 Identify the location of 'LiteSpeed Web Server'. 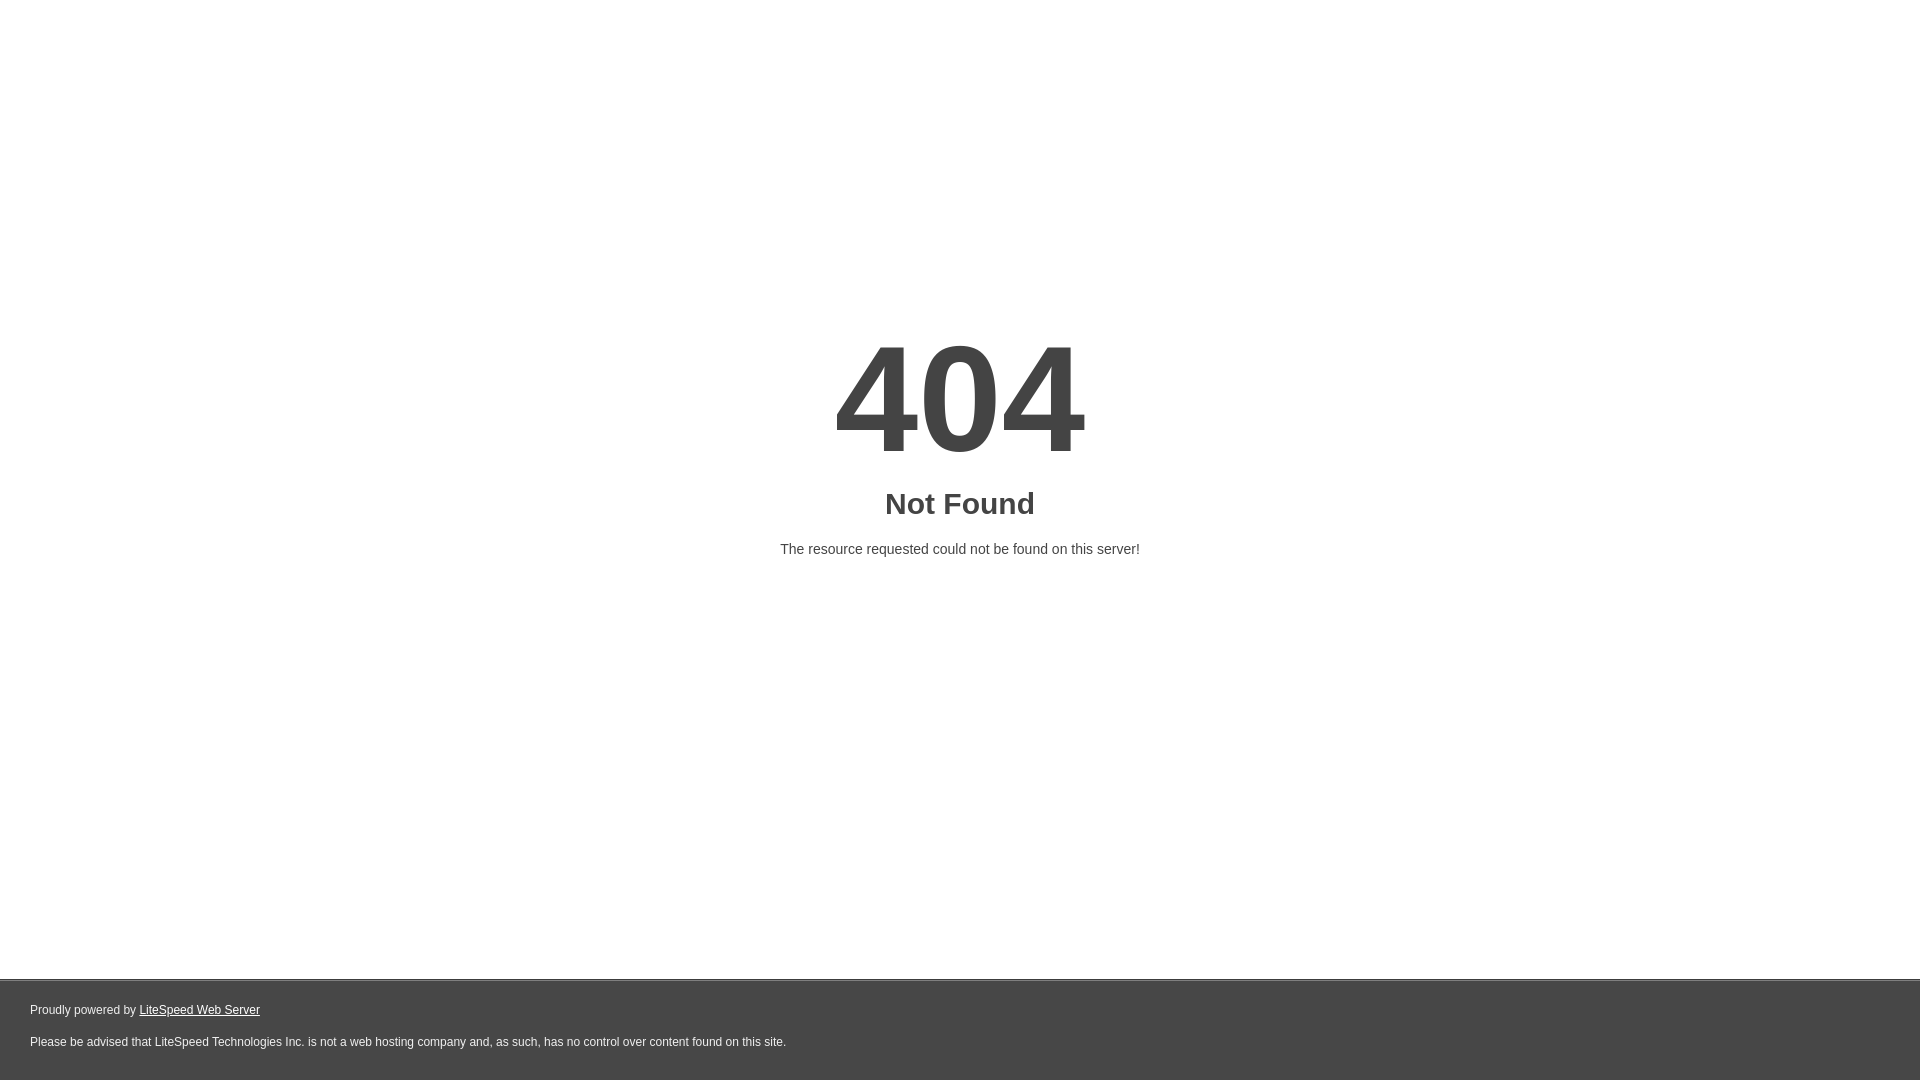
(199, 1010).